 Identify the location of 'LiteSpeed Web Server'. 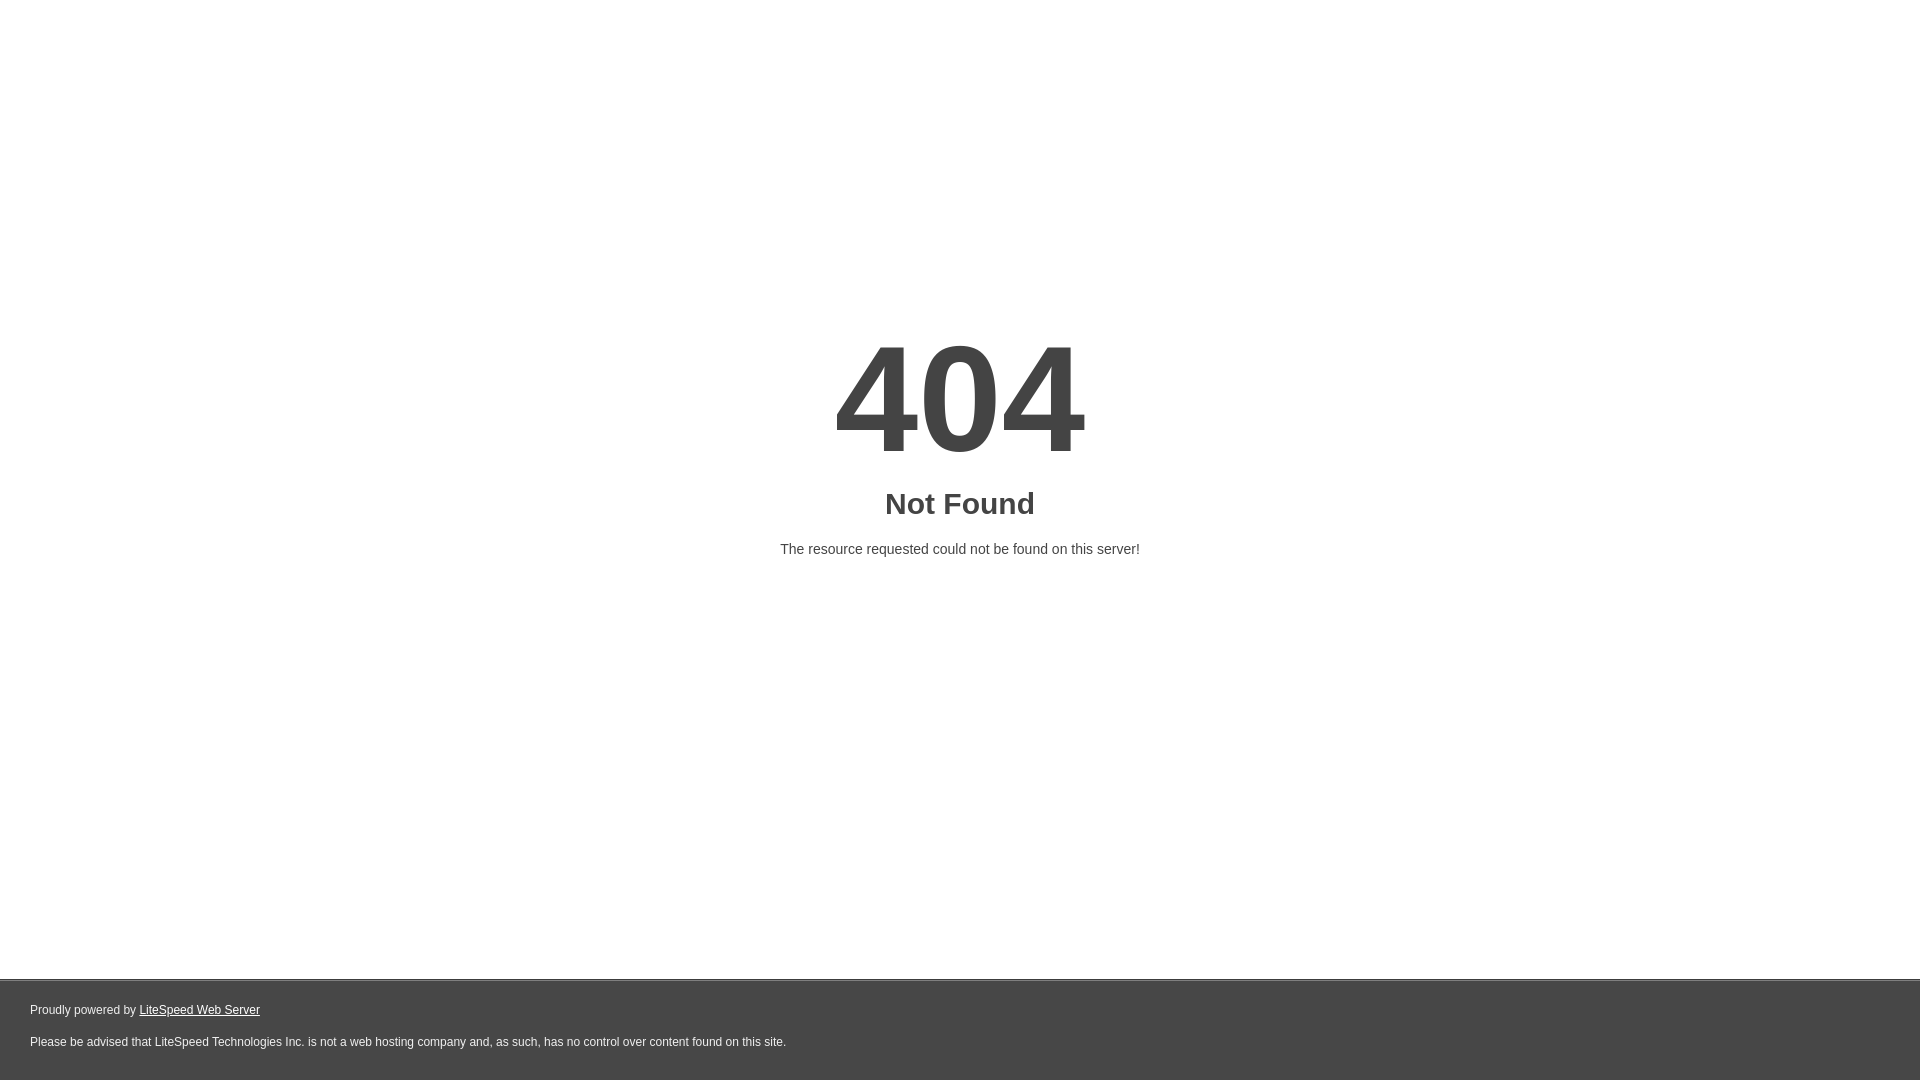
(199, 1010).